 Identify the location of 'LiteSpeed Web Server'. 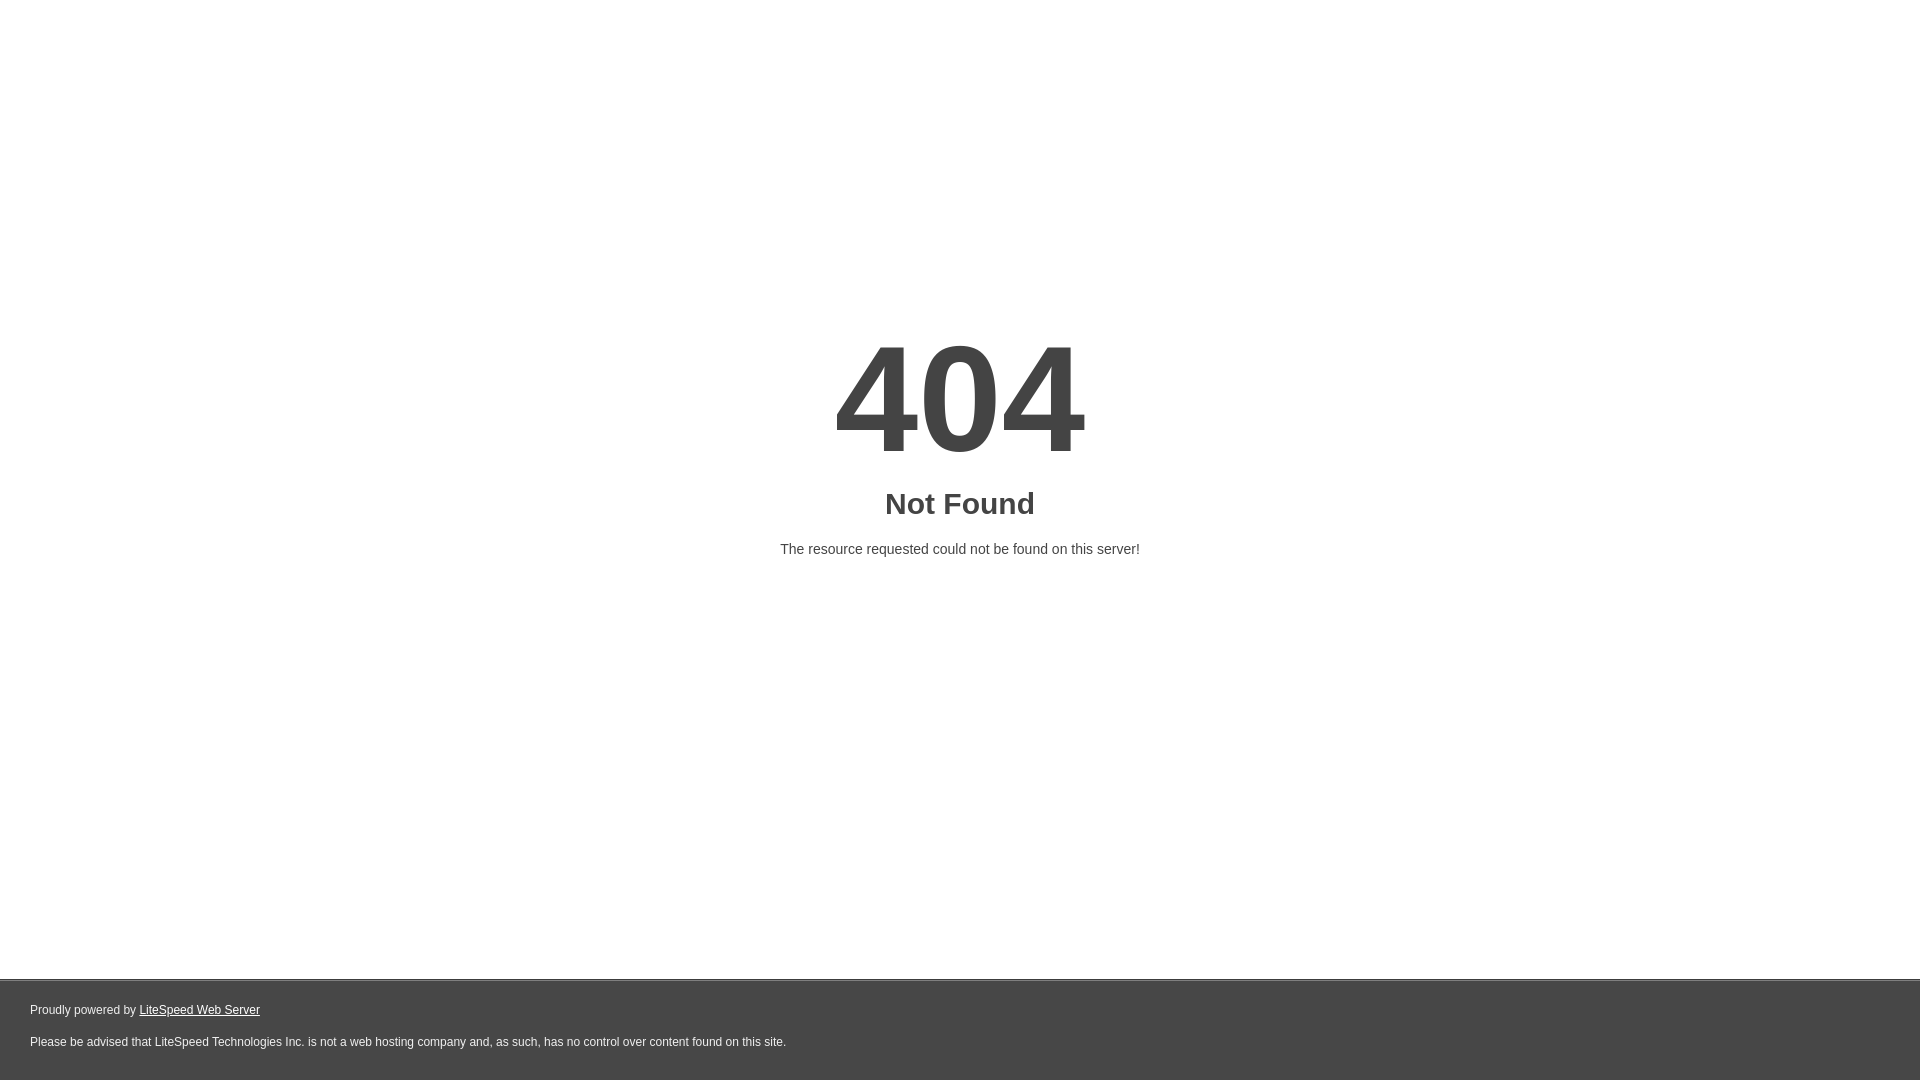
(199, 1010).